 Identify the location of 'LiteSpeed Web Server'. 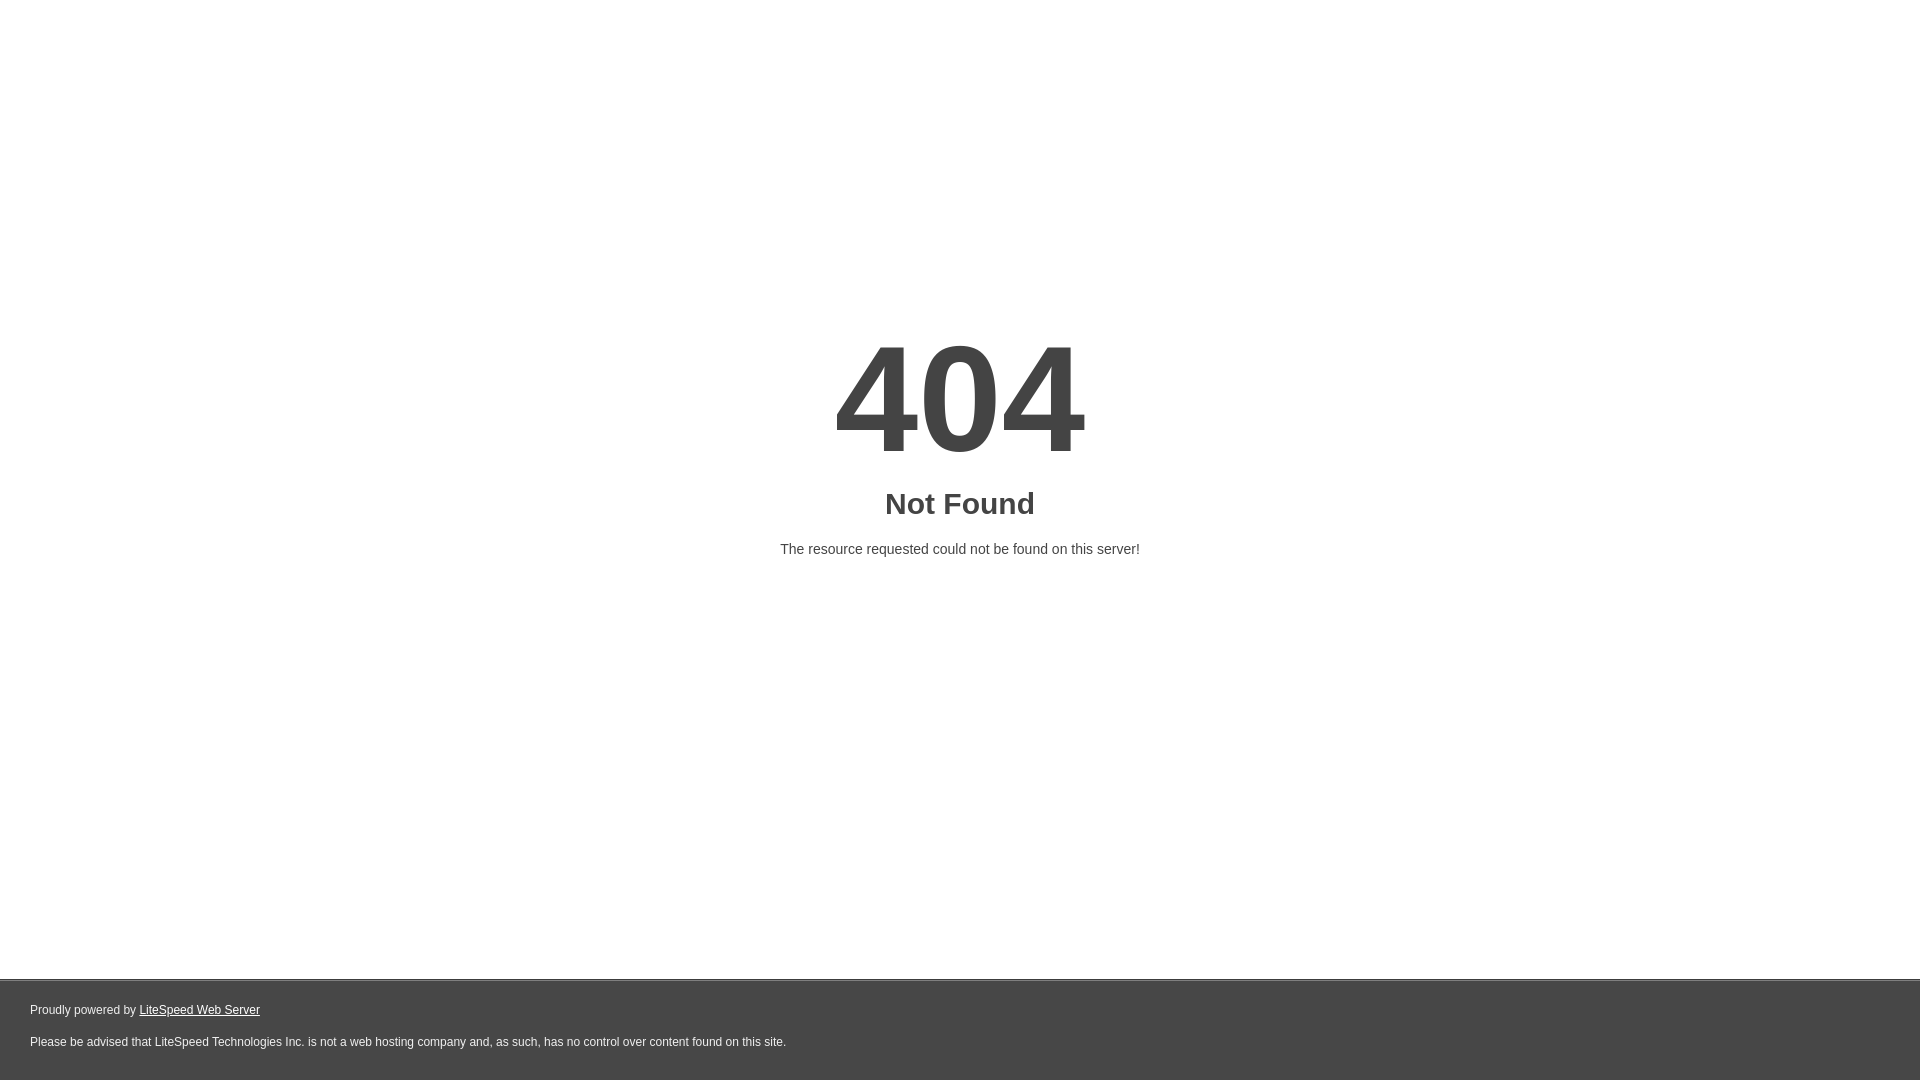
(199, 1010).